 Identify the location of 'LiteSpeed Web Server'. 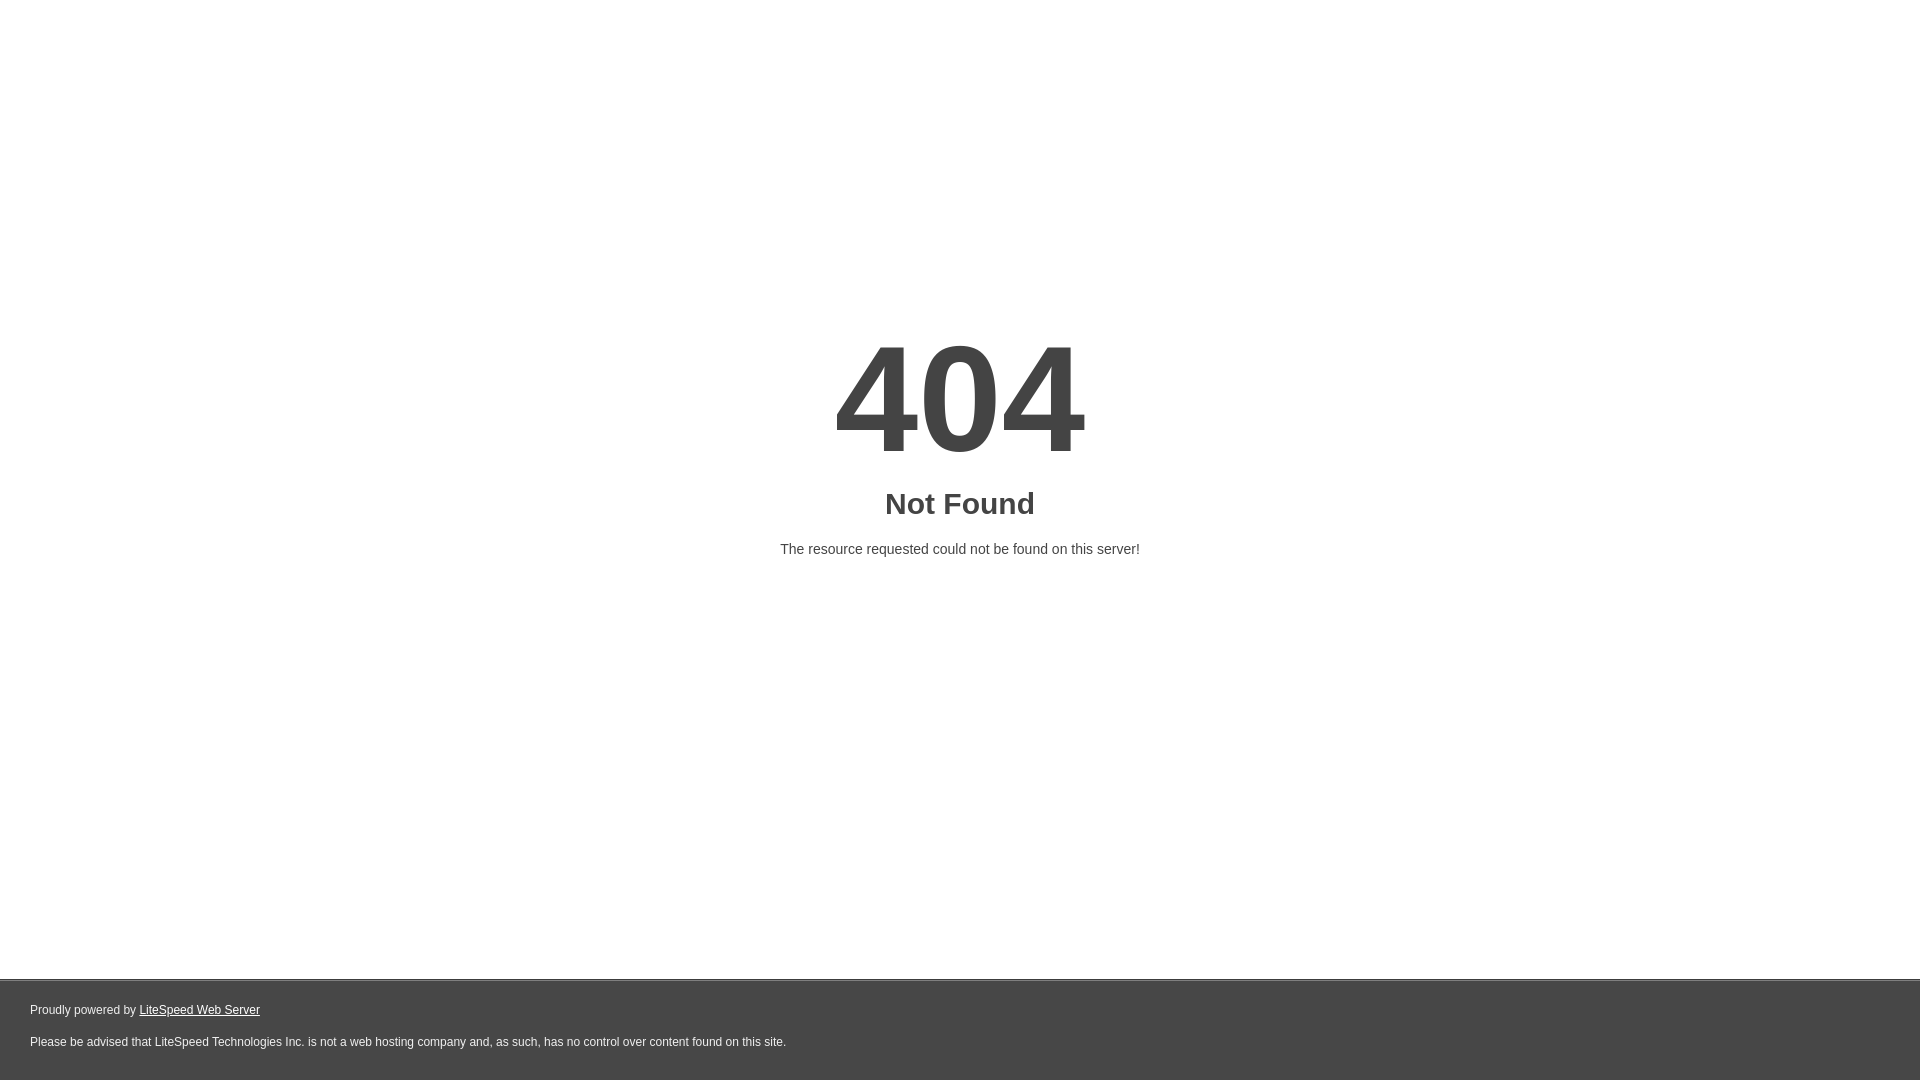
(199, 1010).